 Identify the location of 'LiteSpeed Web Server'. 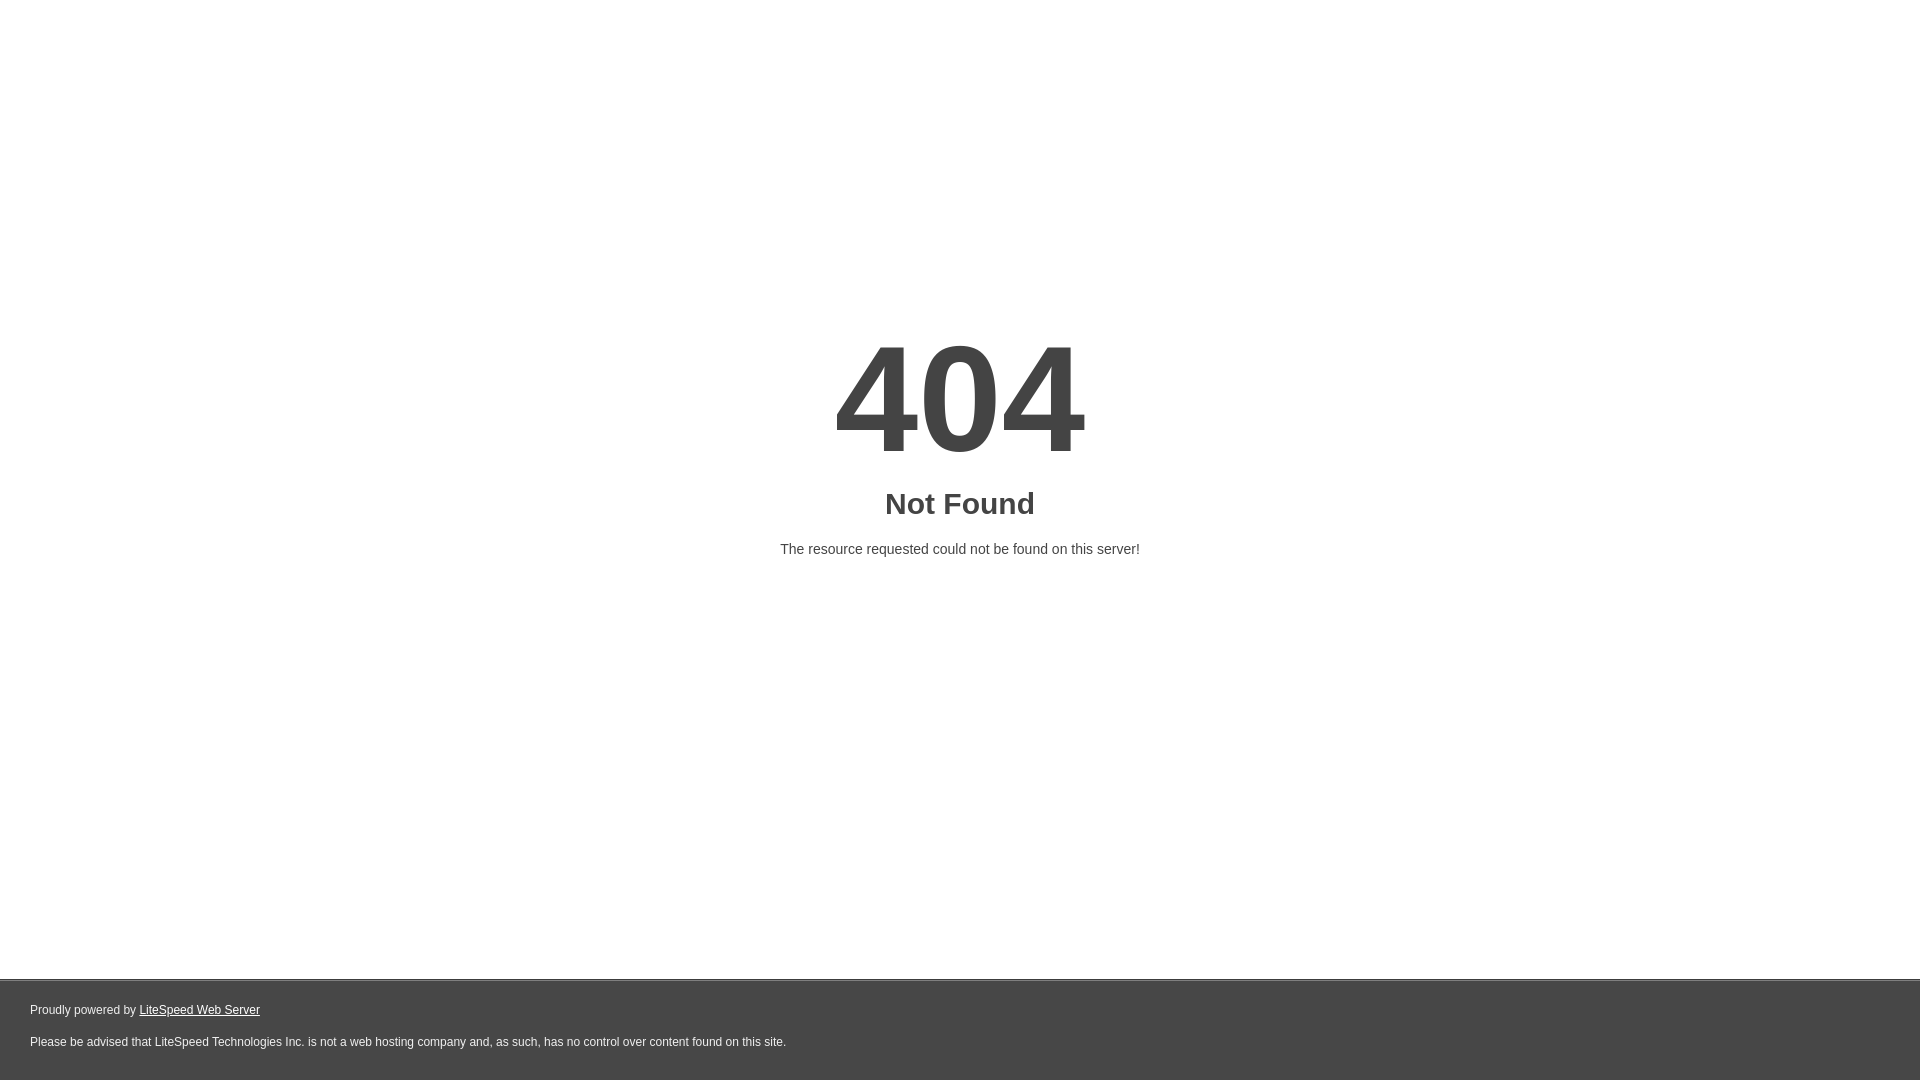
(199, 1010).